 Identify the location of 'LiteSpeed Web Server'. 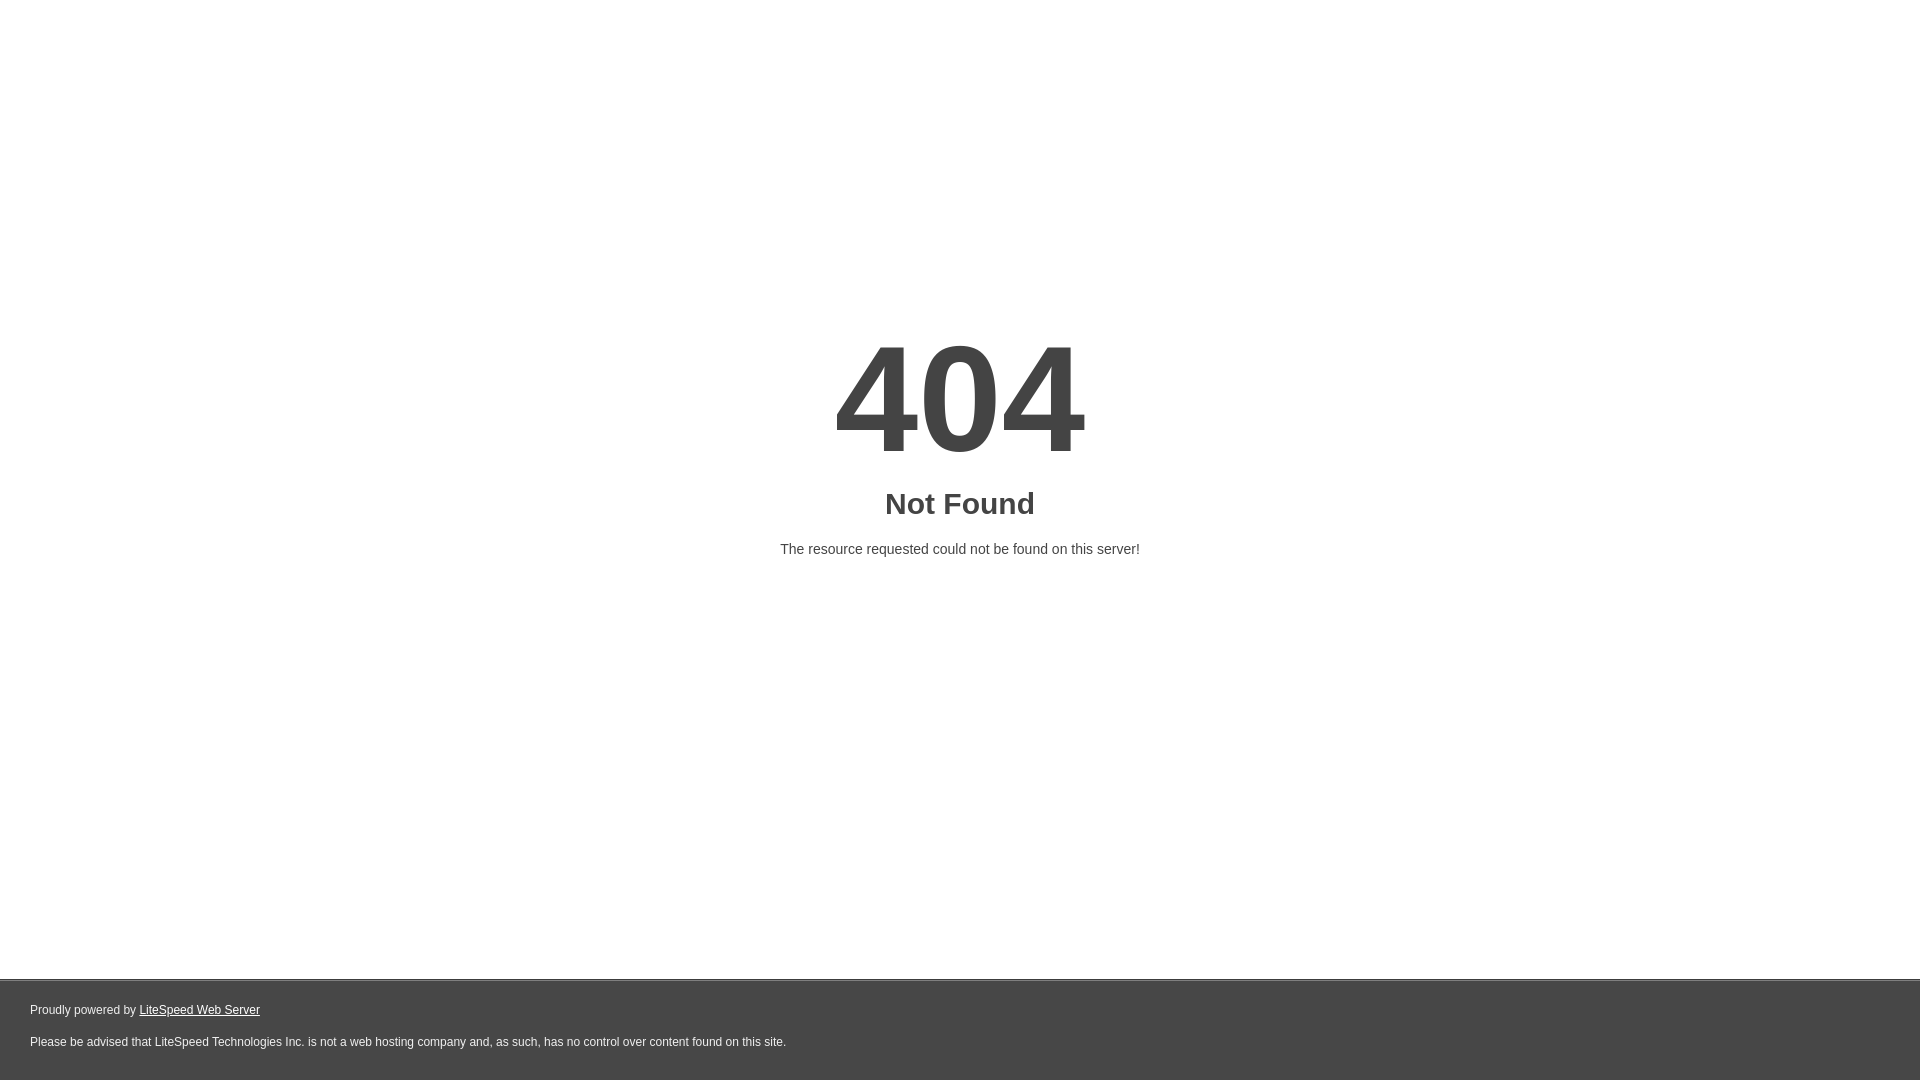
(199, 1010).